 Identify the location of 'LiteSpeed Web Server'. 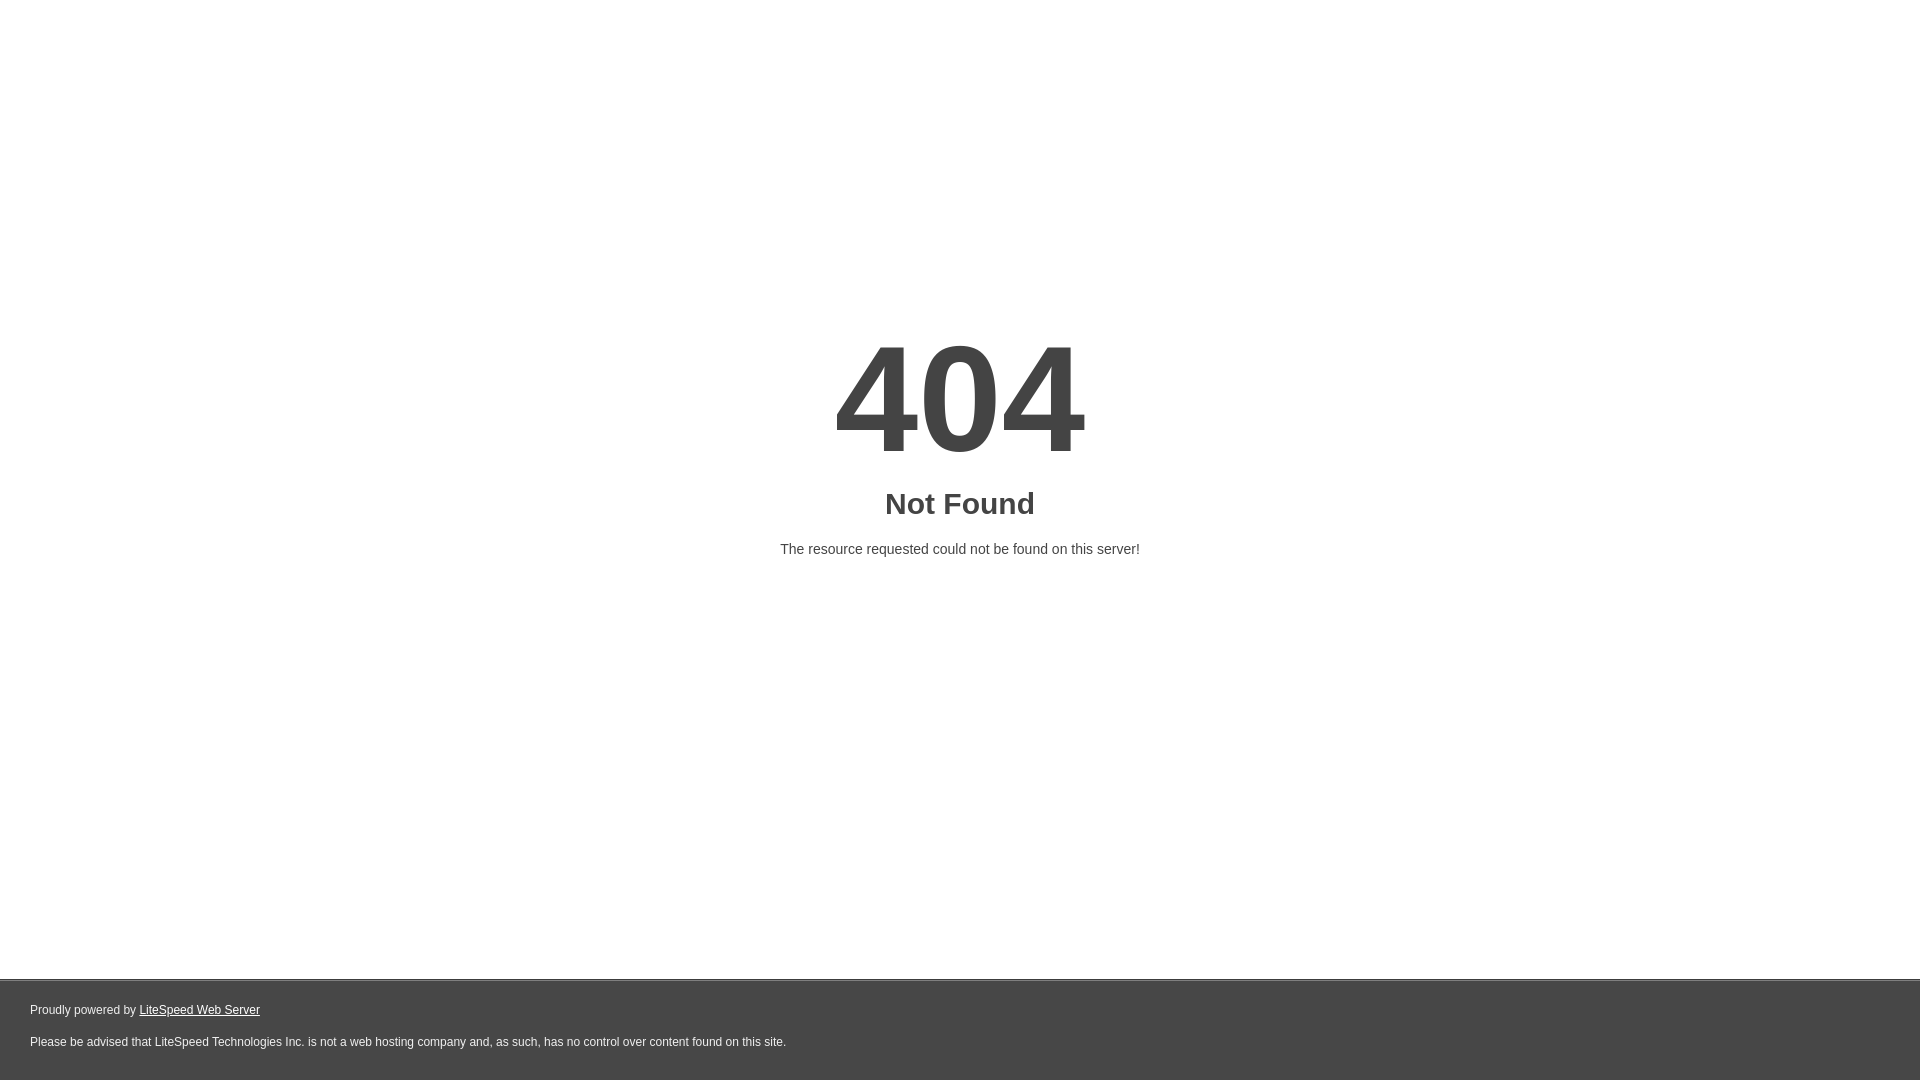
(199, 1010).